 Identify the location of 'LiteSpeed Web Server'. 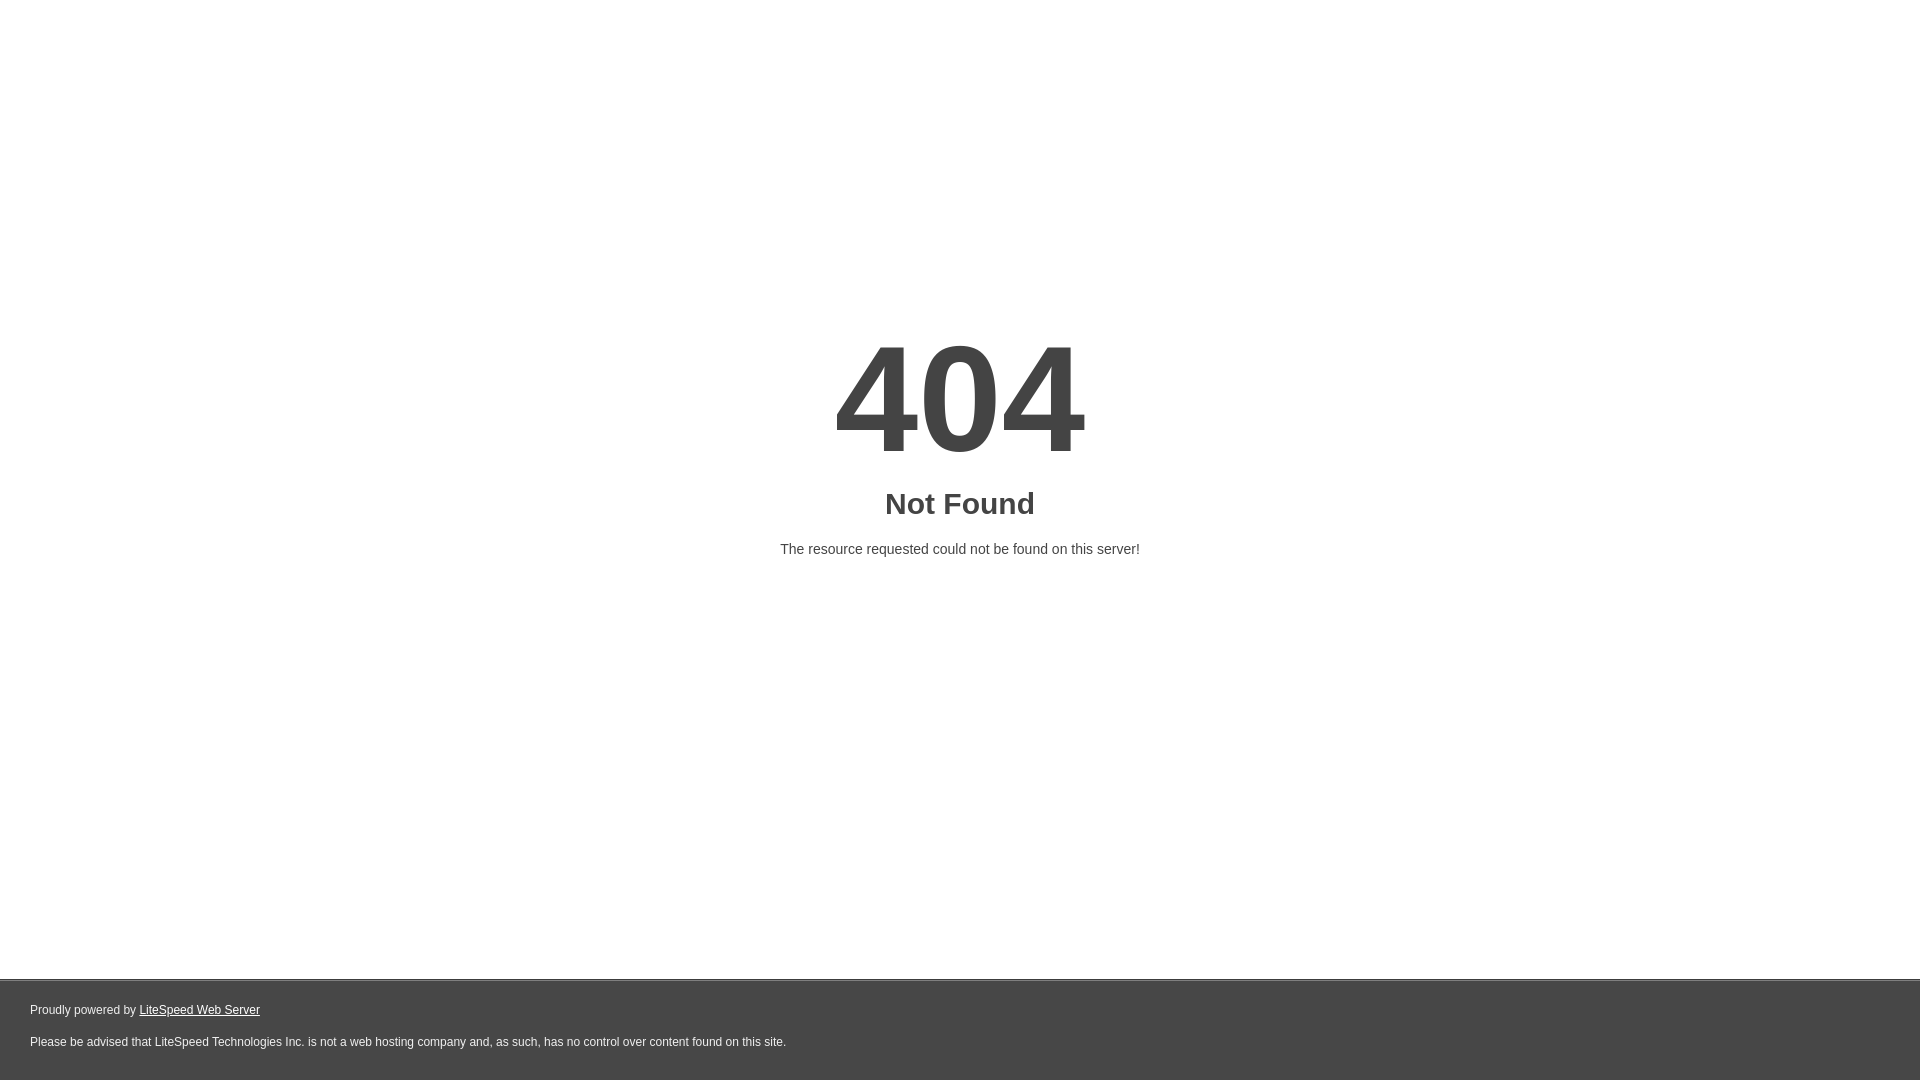
(199, 1010).